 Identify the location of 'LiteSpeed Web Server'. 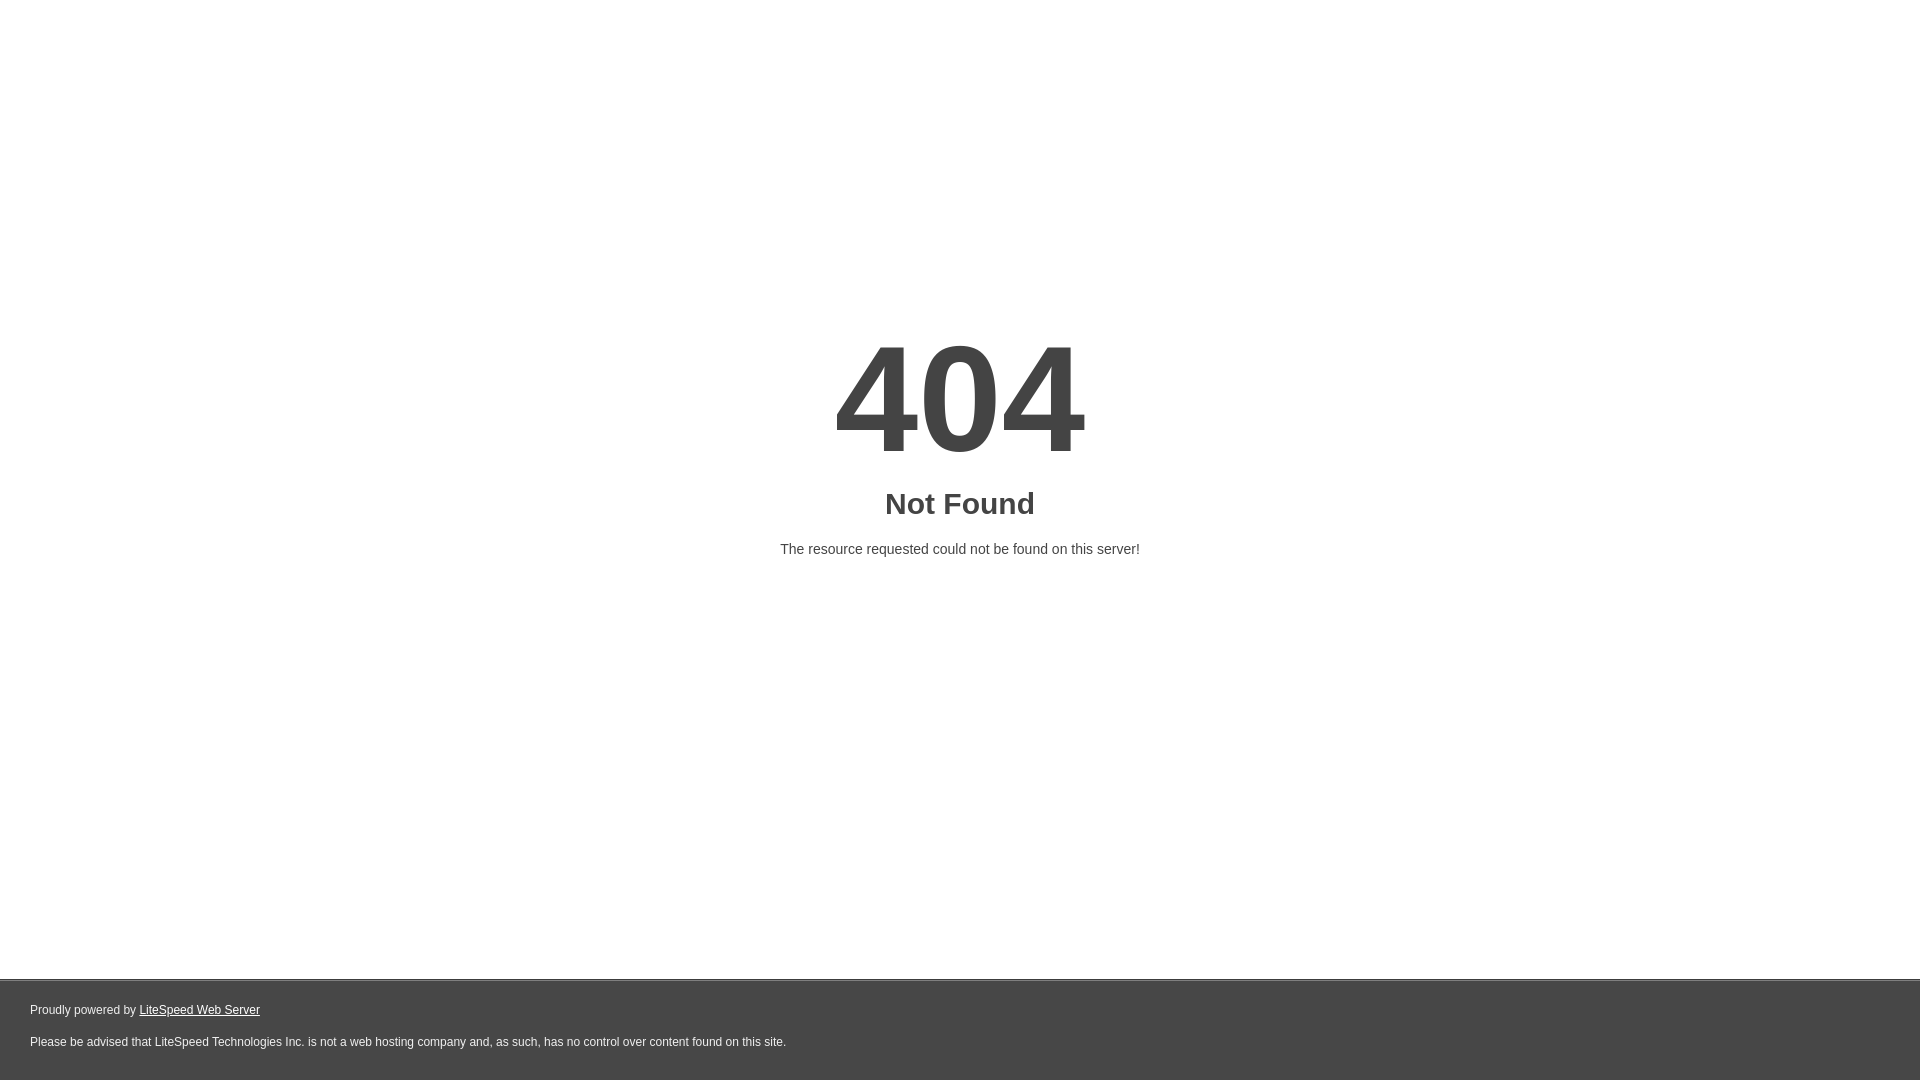
(199, 1010).